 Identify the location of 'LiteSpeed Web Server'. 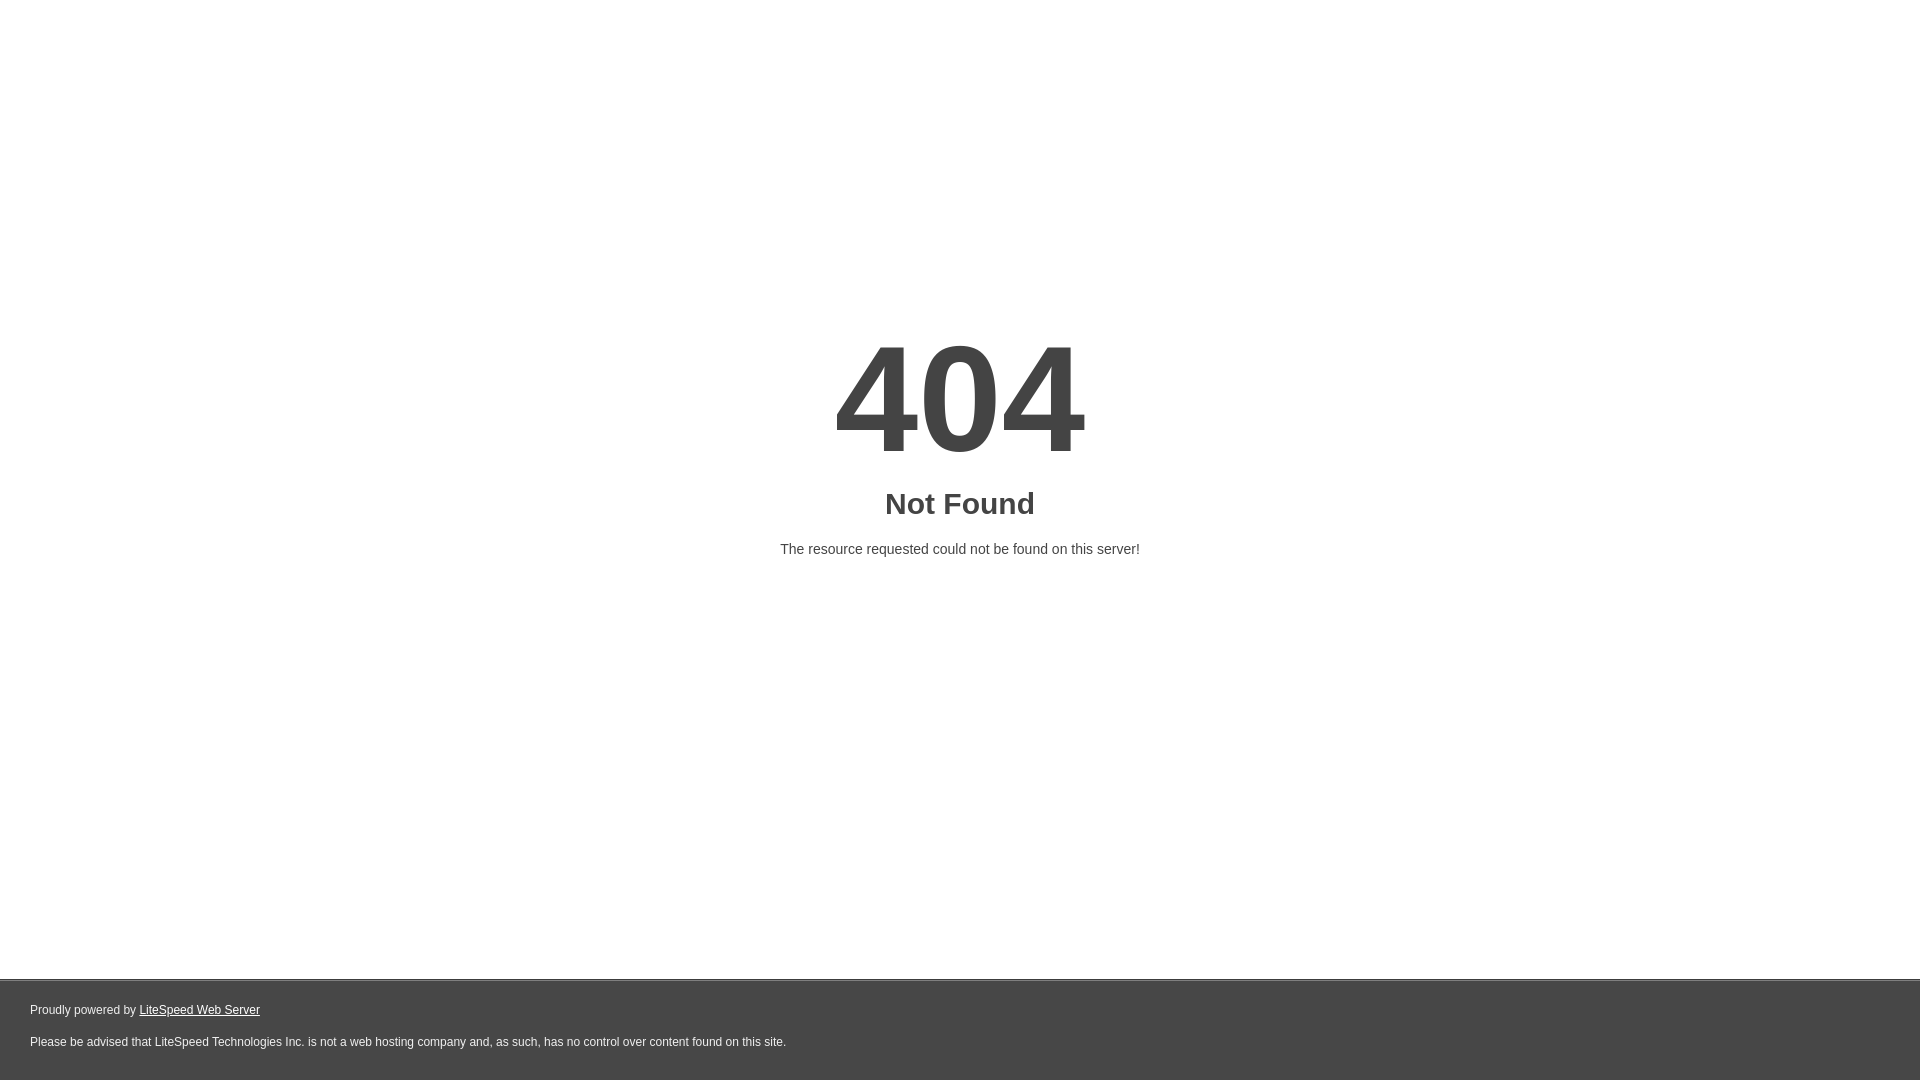
(199, 1010).